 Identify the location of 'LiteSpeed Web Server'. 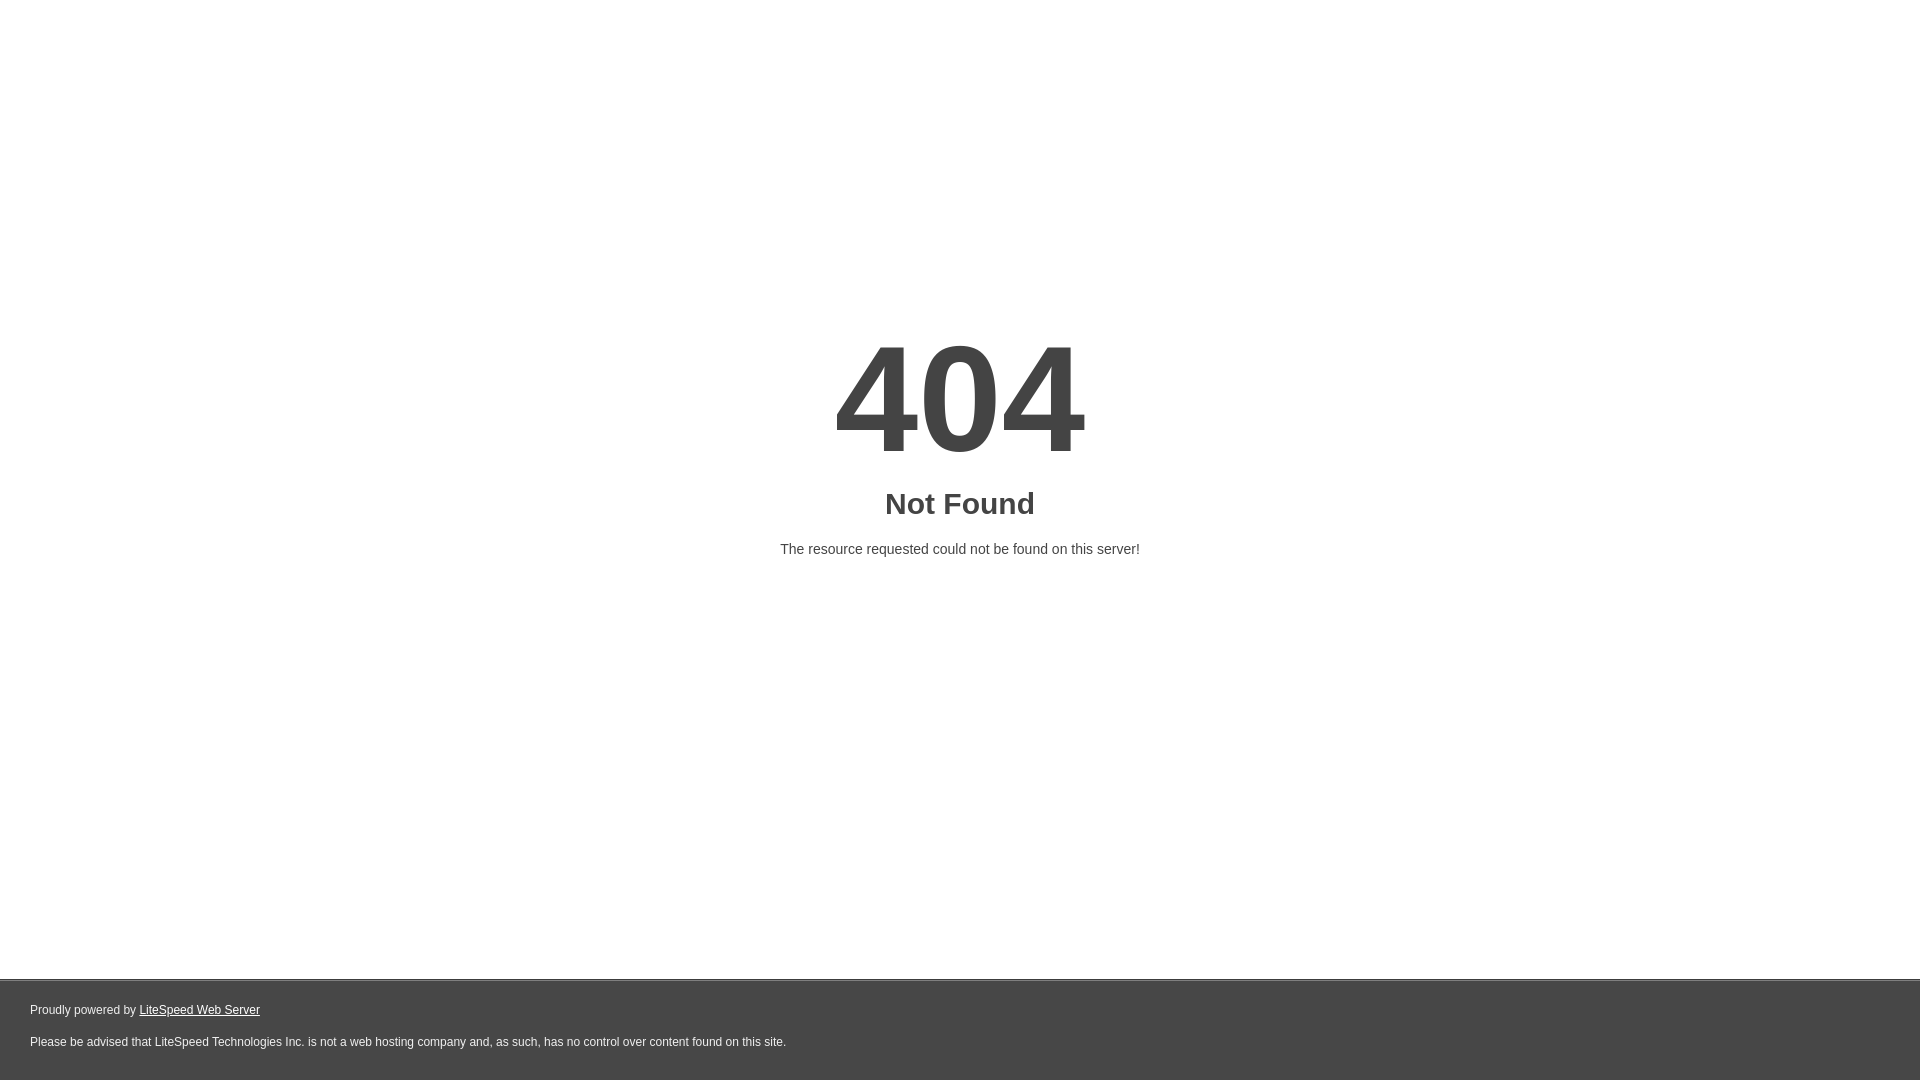
(199, 1010).